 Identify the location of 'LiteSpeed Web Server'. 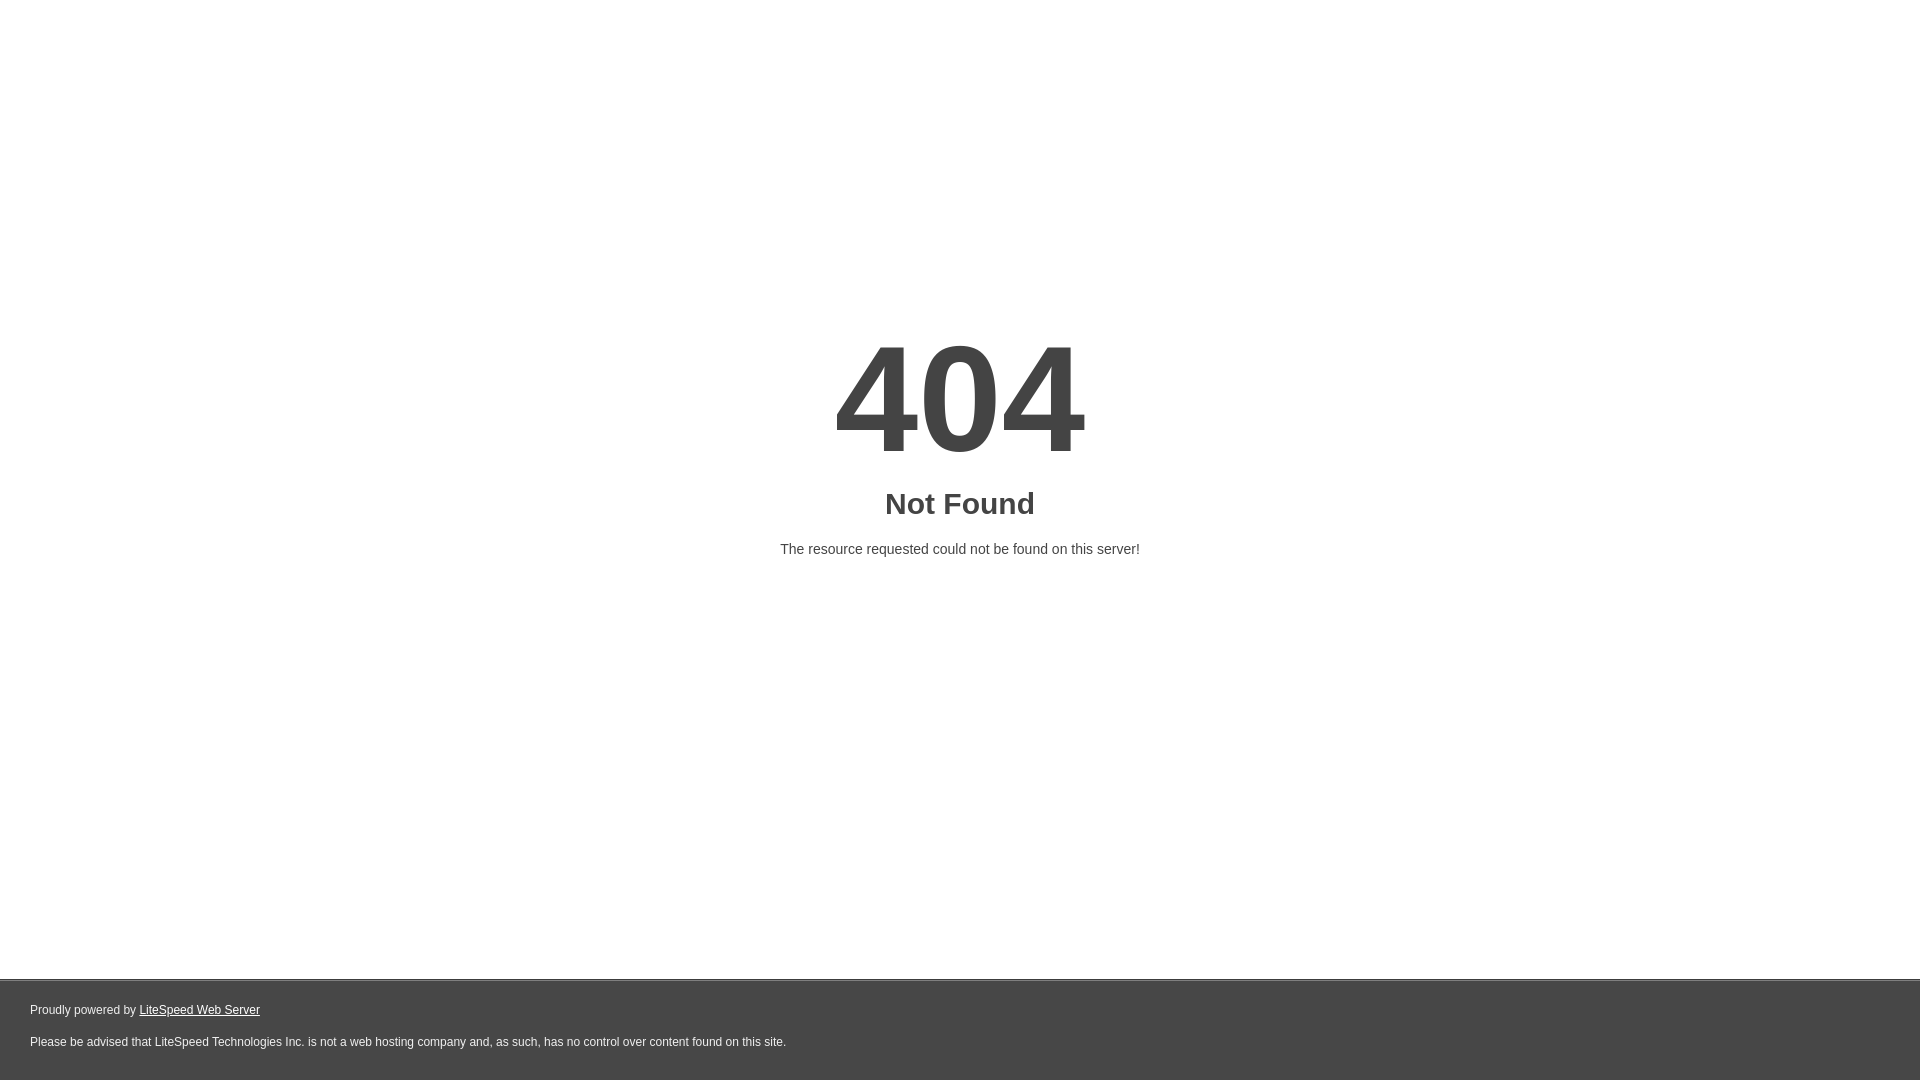
(199, 1010).